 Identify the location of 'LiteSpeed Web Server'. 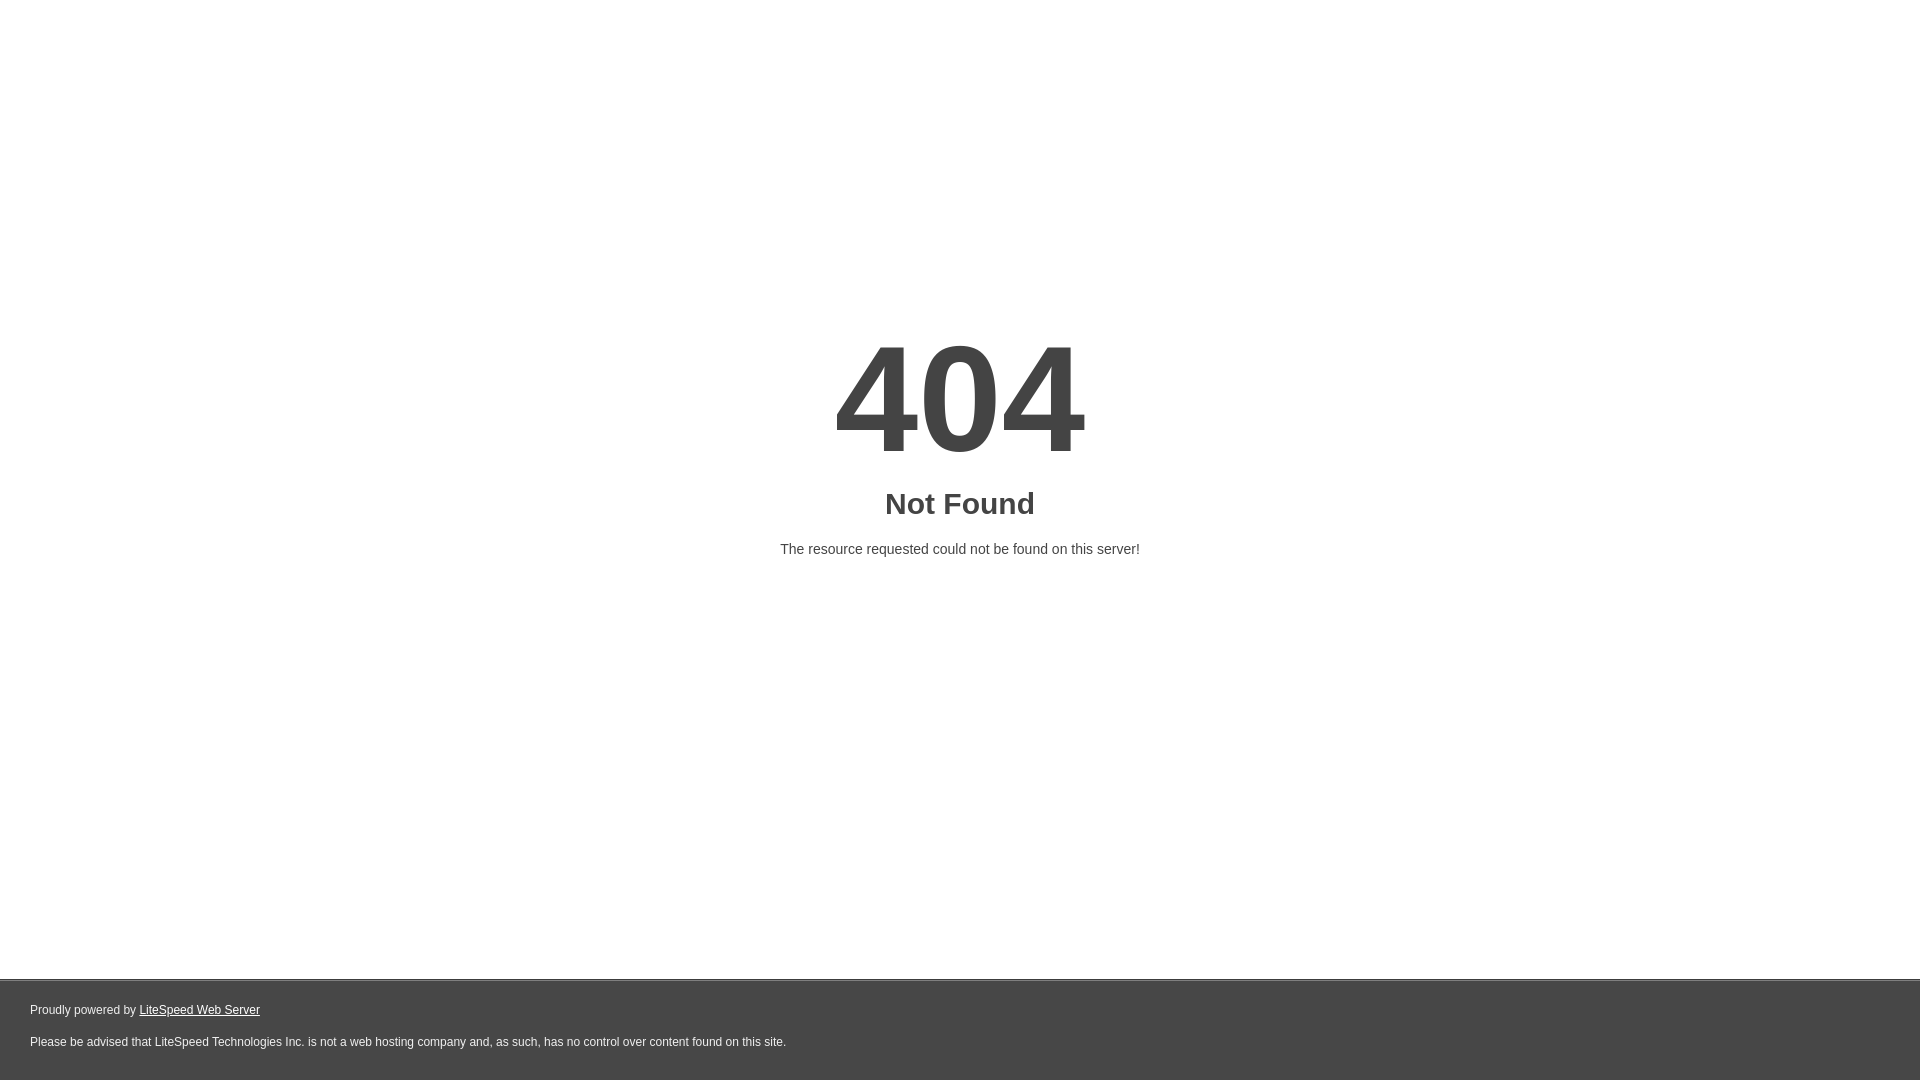
(199, 1010).